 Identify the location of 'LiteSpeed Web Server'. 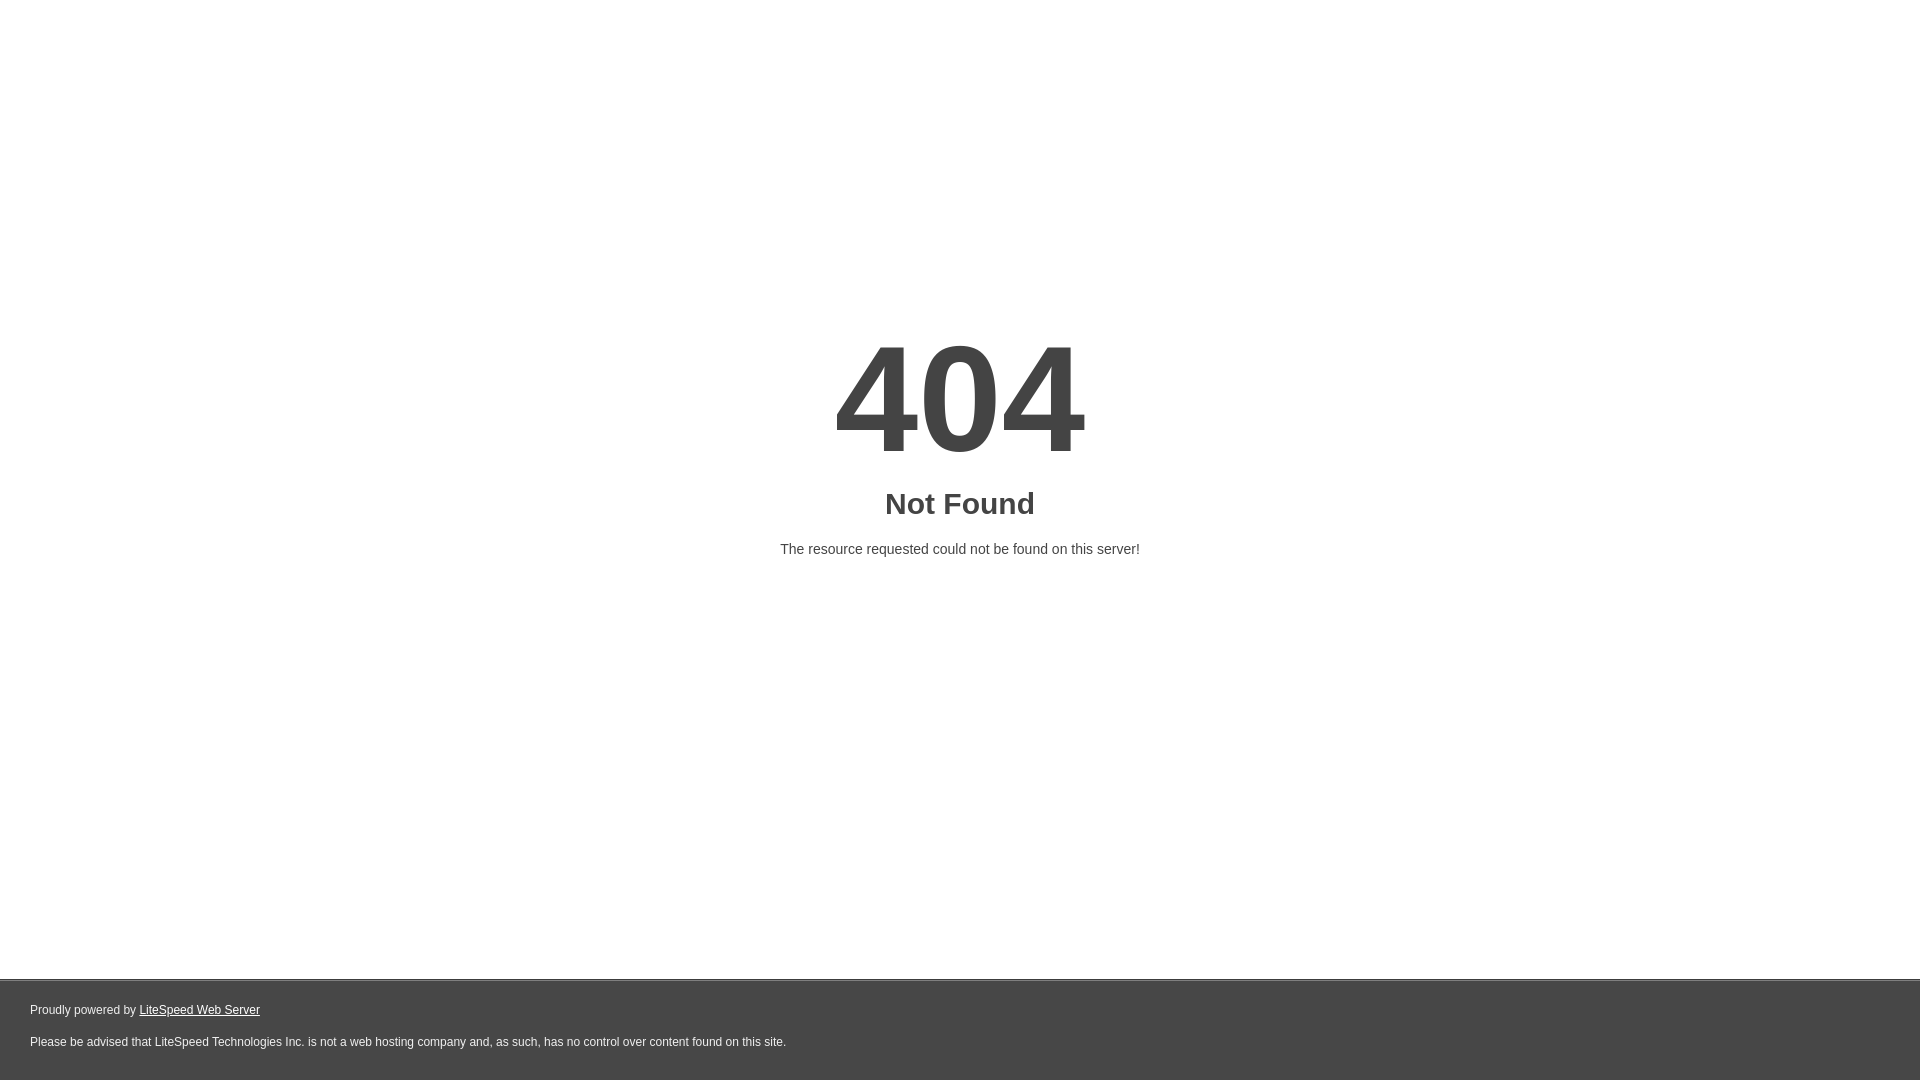
(199, 1010).